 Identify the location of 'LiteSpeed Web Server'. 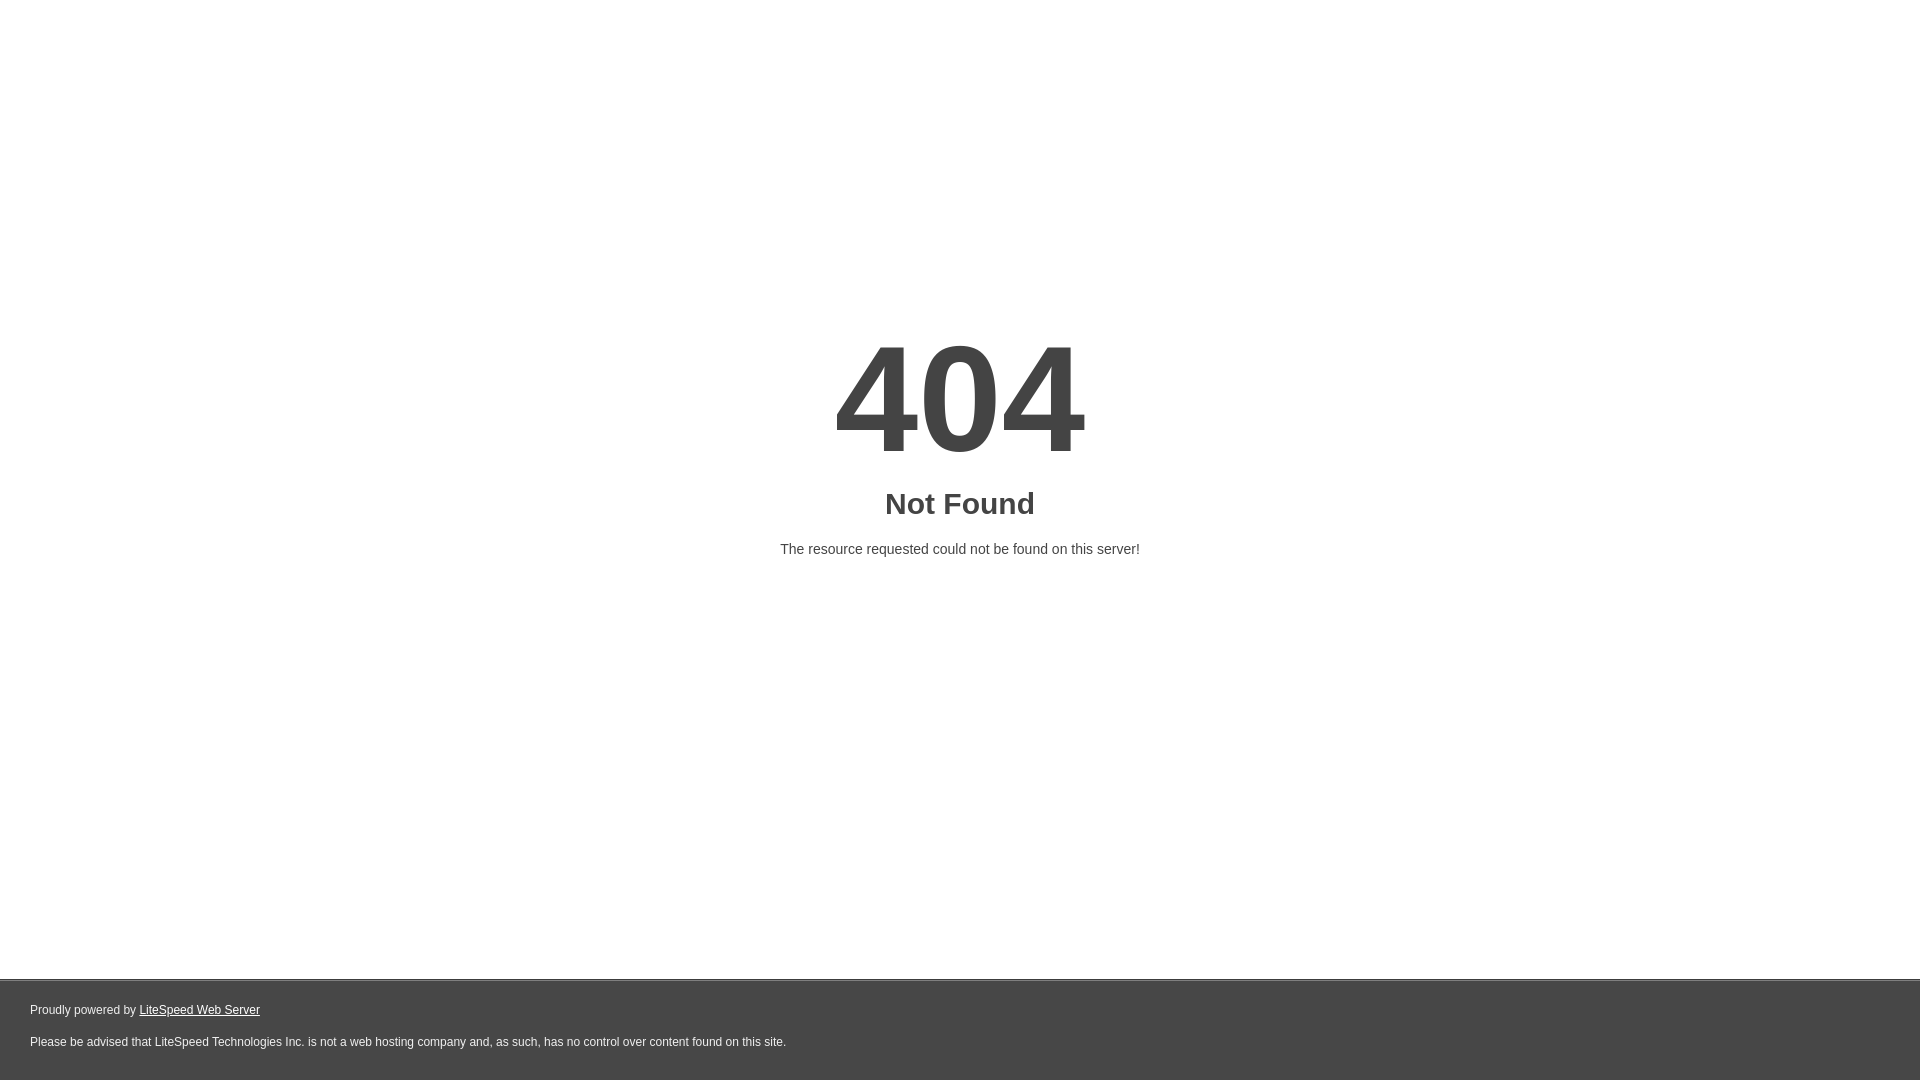
(199, 1010).